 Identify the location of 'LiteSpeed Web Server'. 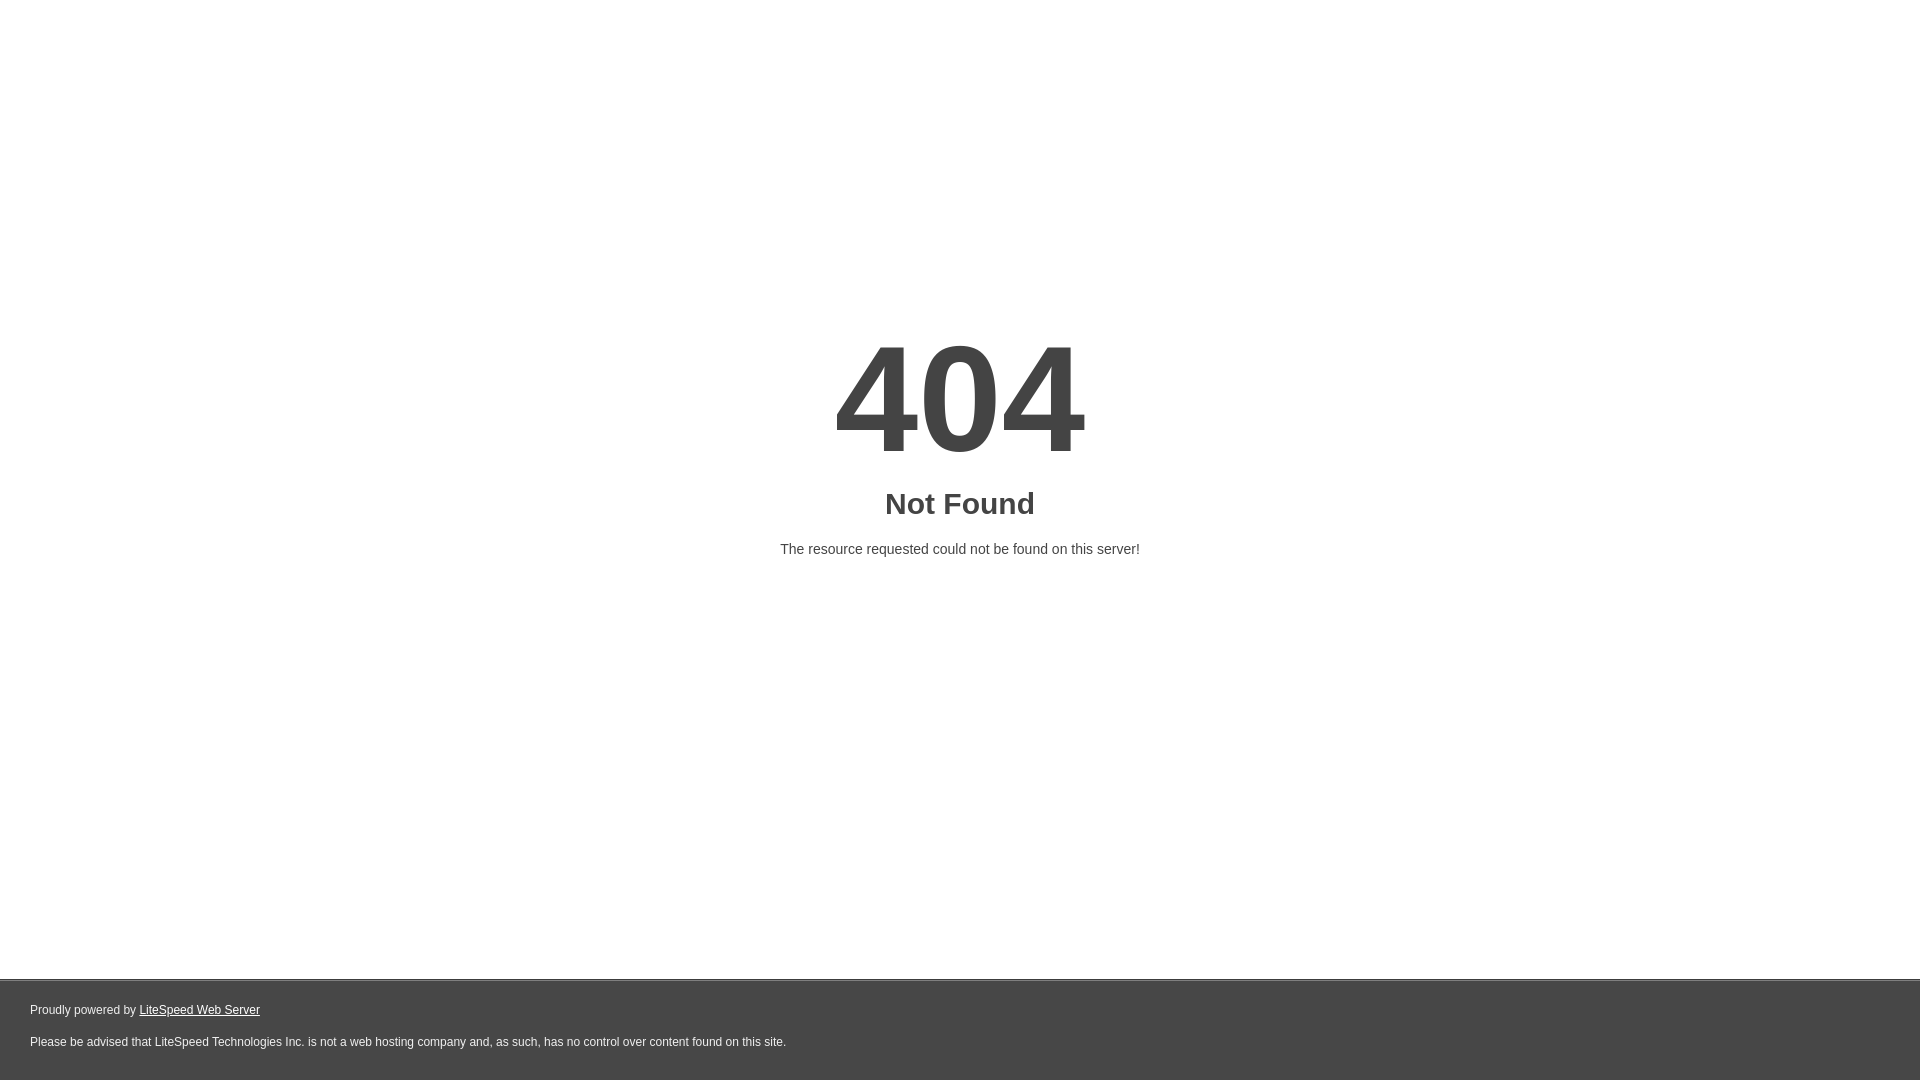
(199, 1010).